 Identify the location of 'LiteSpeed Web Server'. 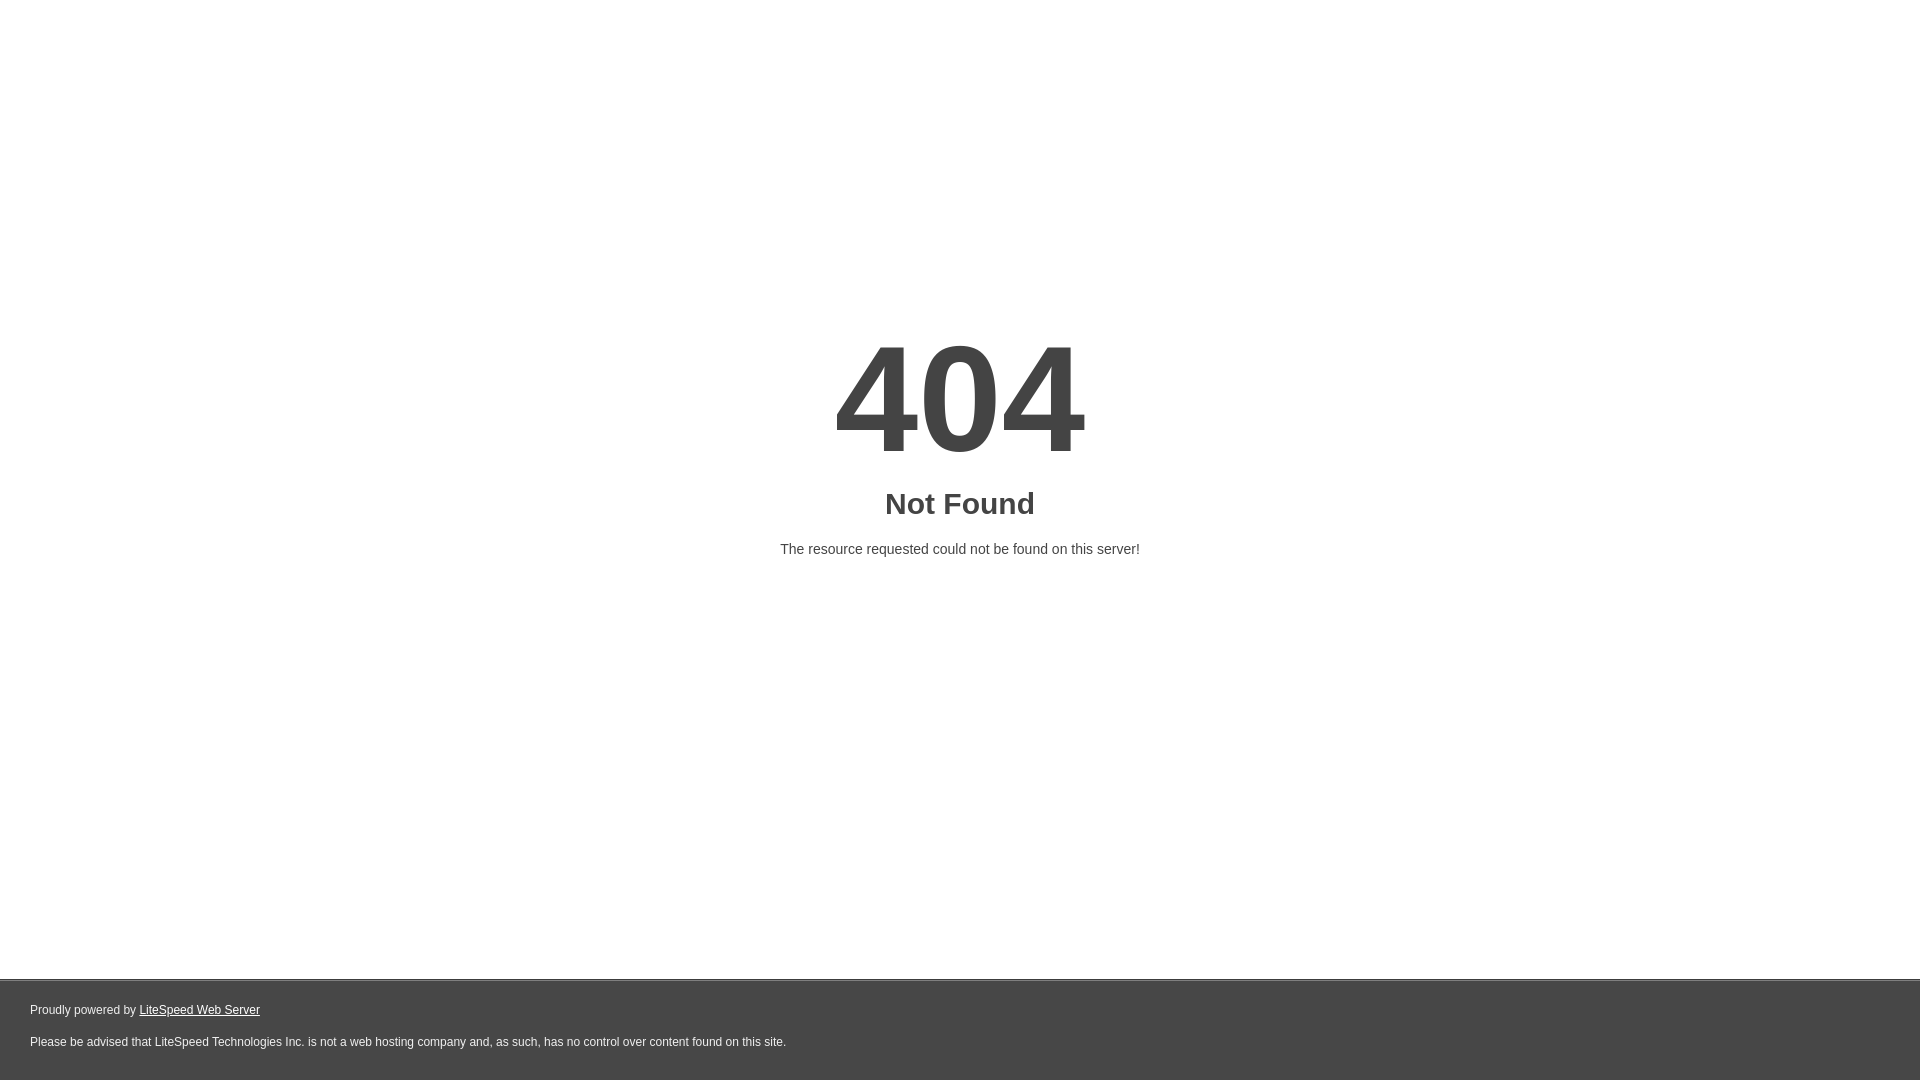
(199, 1010).